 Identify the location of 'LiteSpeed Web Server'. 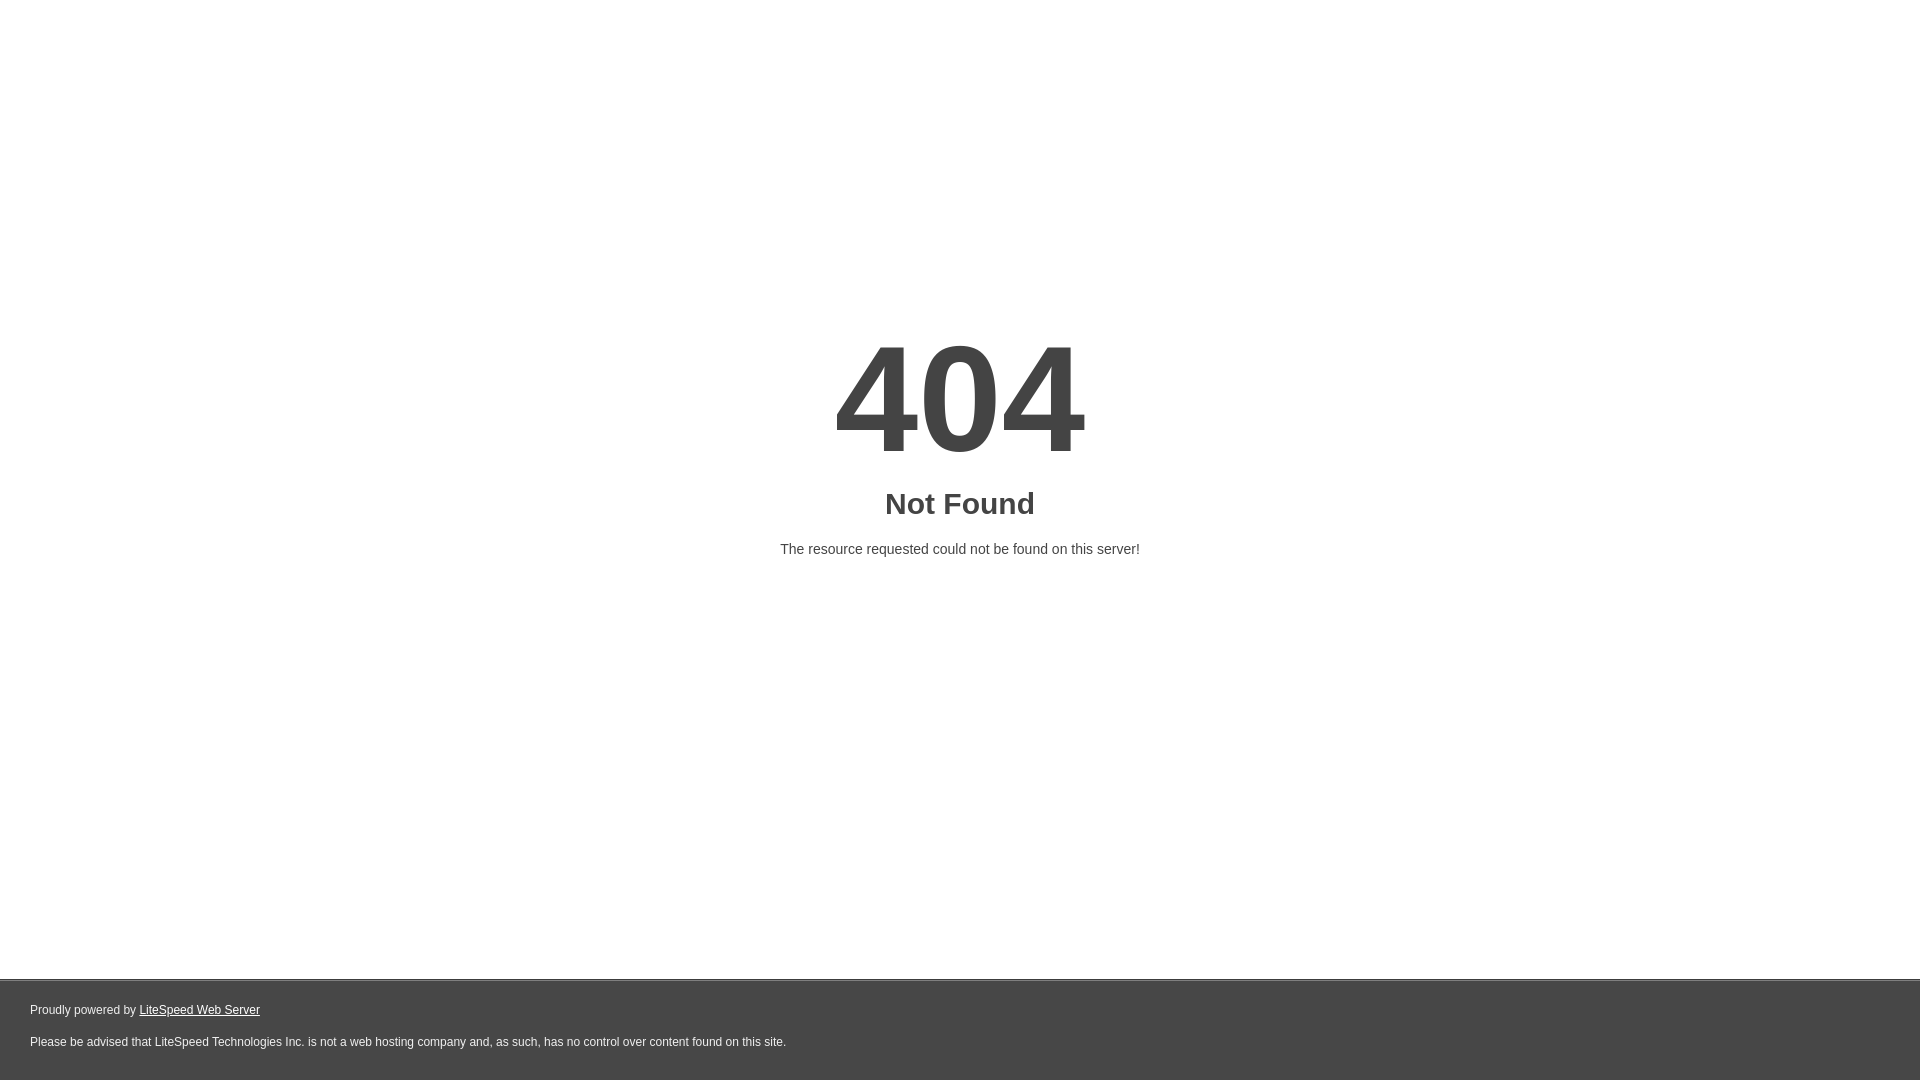
(199, 1010).